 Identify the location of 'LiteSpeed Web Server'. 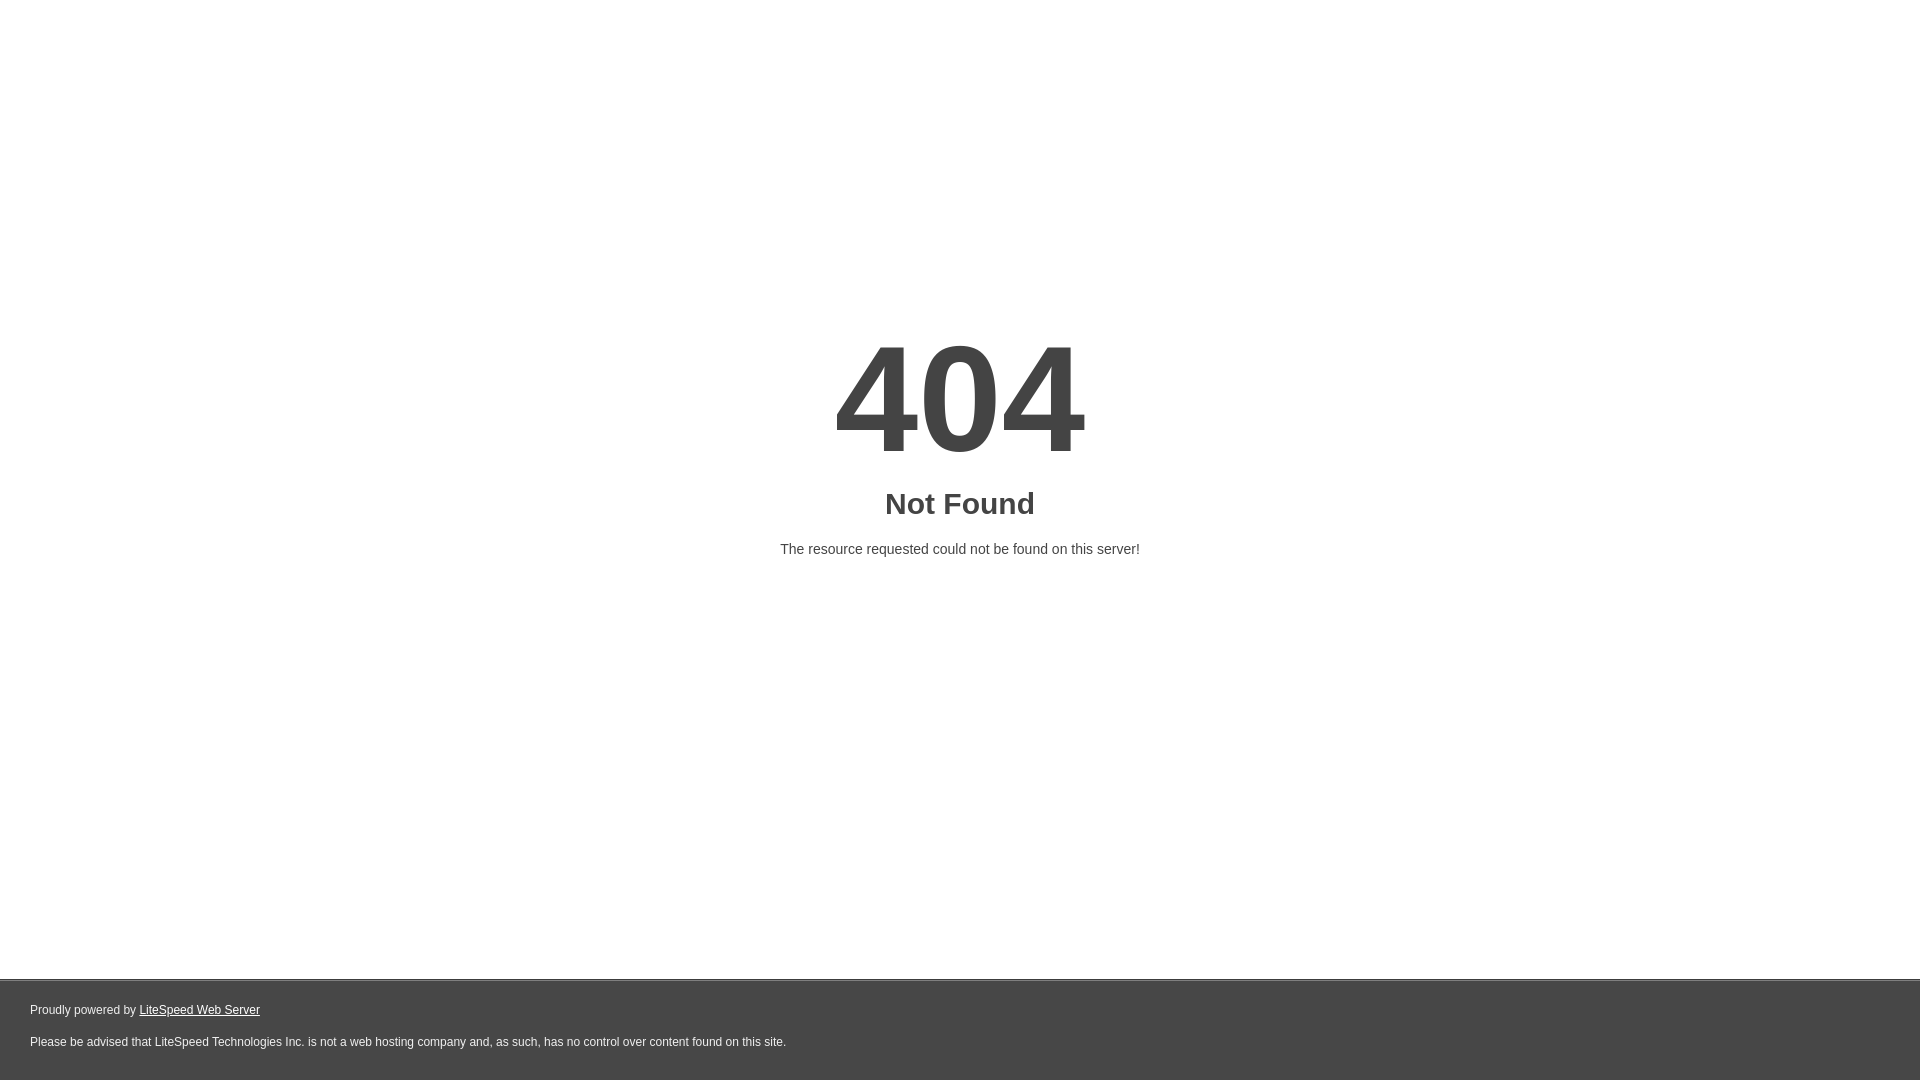
(199, 1010).